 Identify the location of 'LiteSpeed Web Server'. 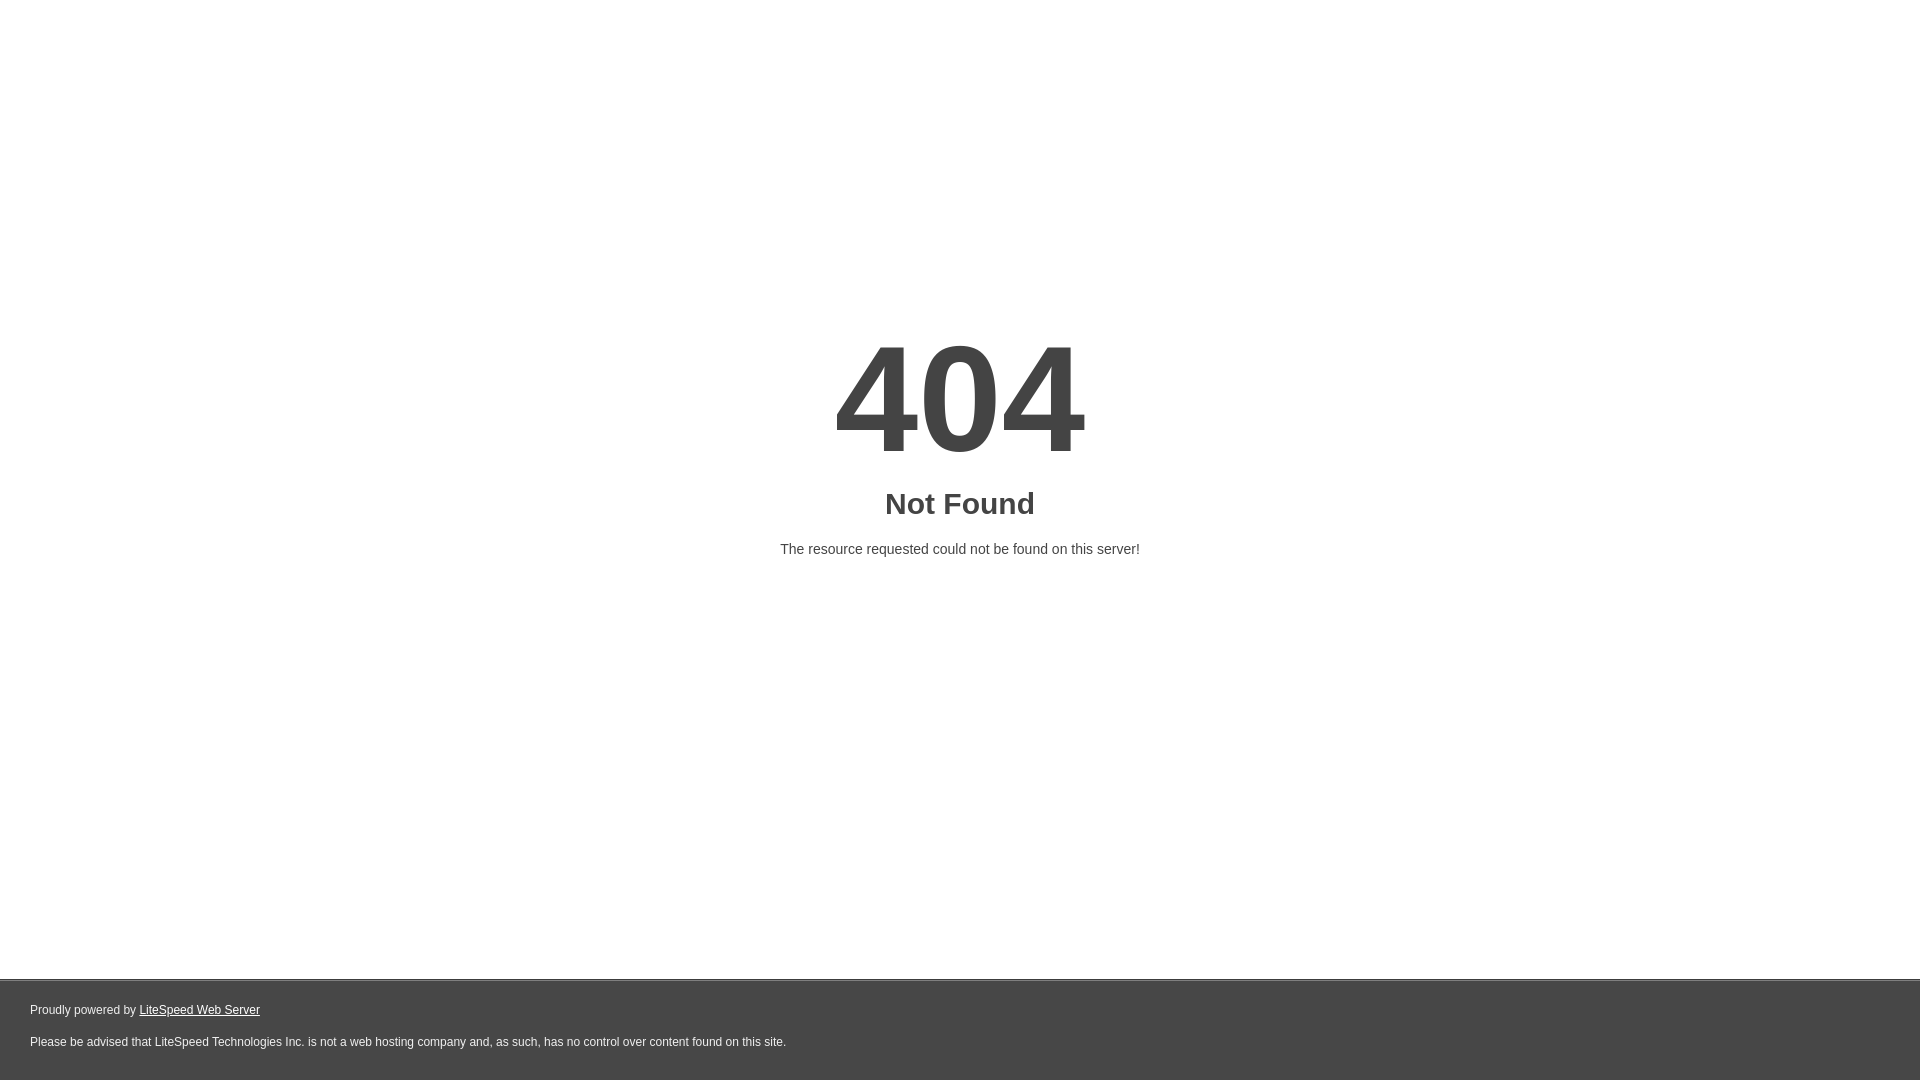
(199, 1010).